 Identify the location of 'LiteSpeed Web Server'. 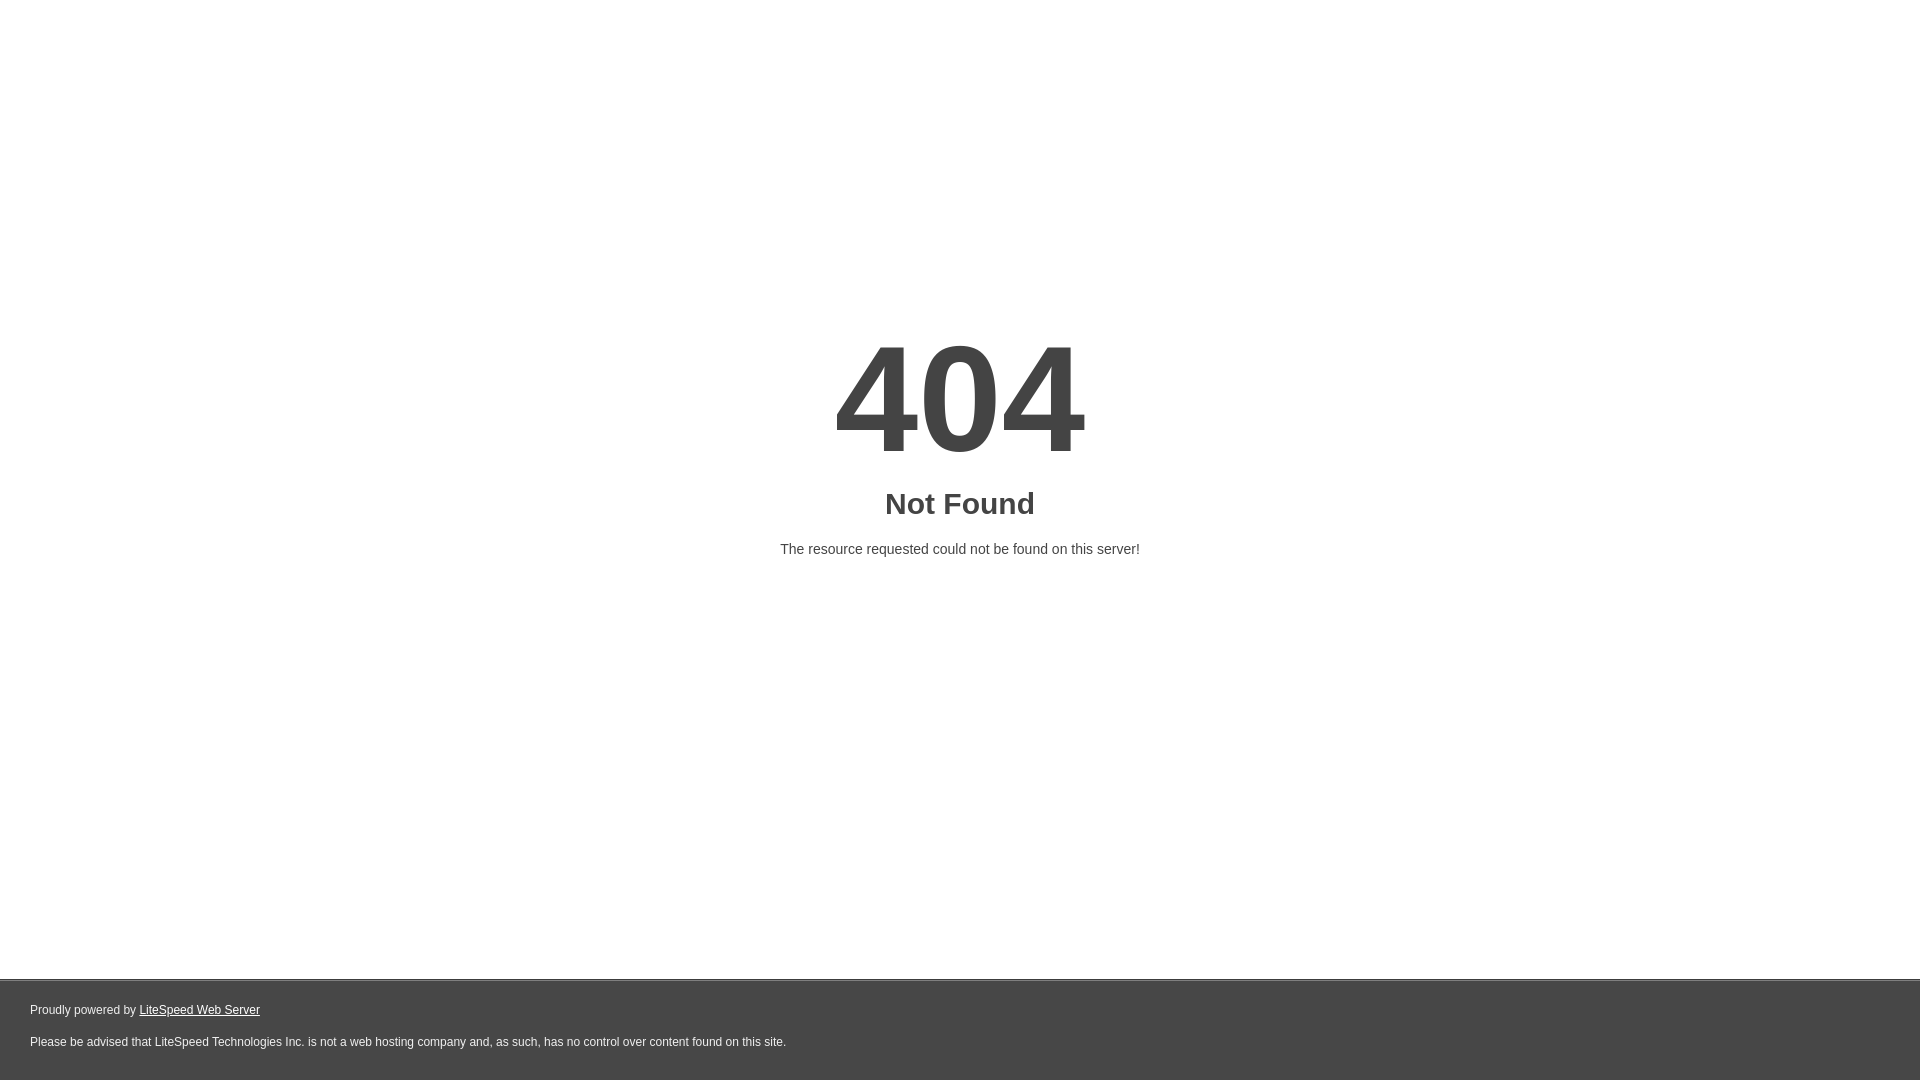
(199, 1010).